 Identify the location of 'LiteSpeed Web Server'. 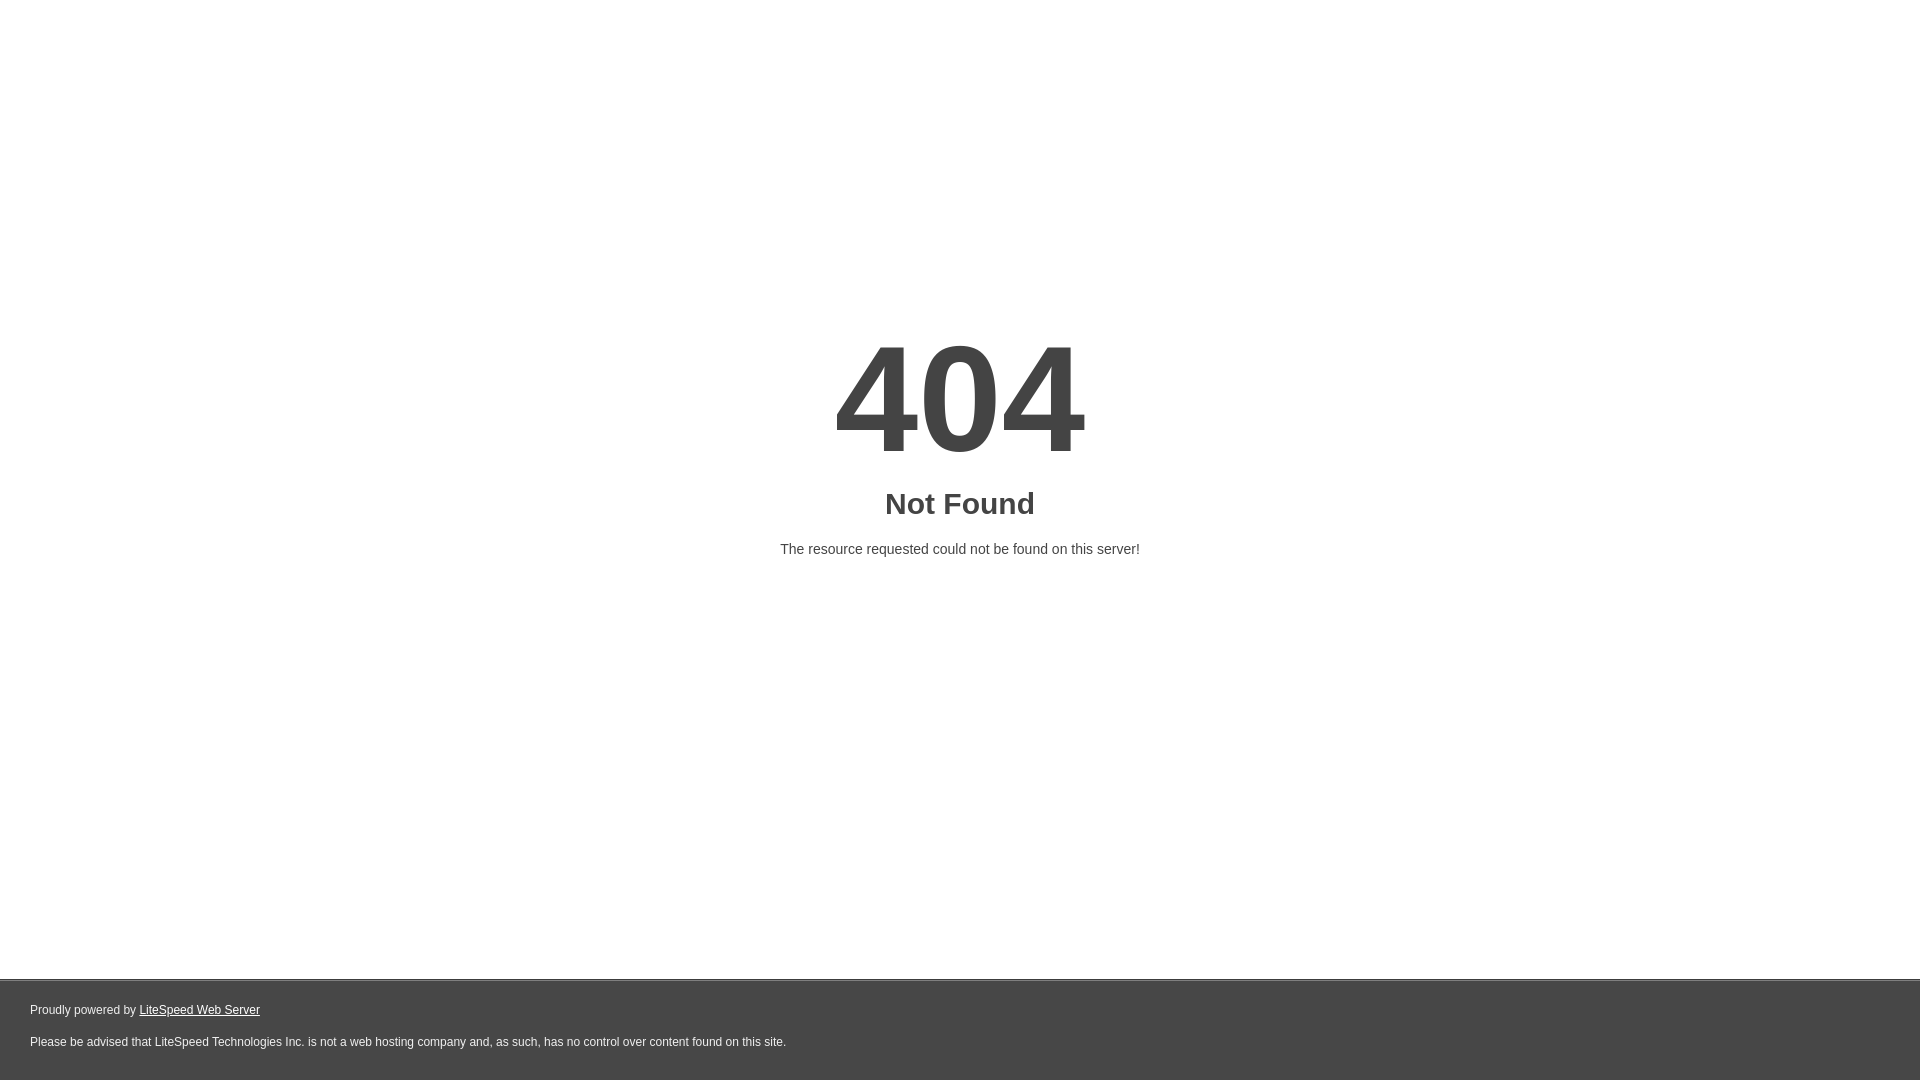
(199, 1010).